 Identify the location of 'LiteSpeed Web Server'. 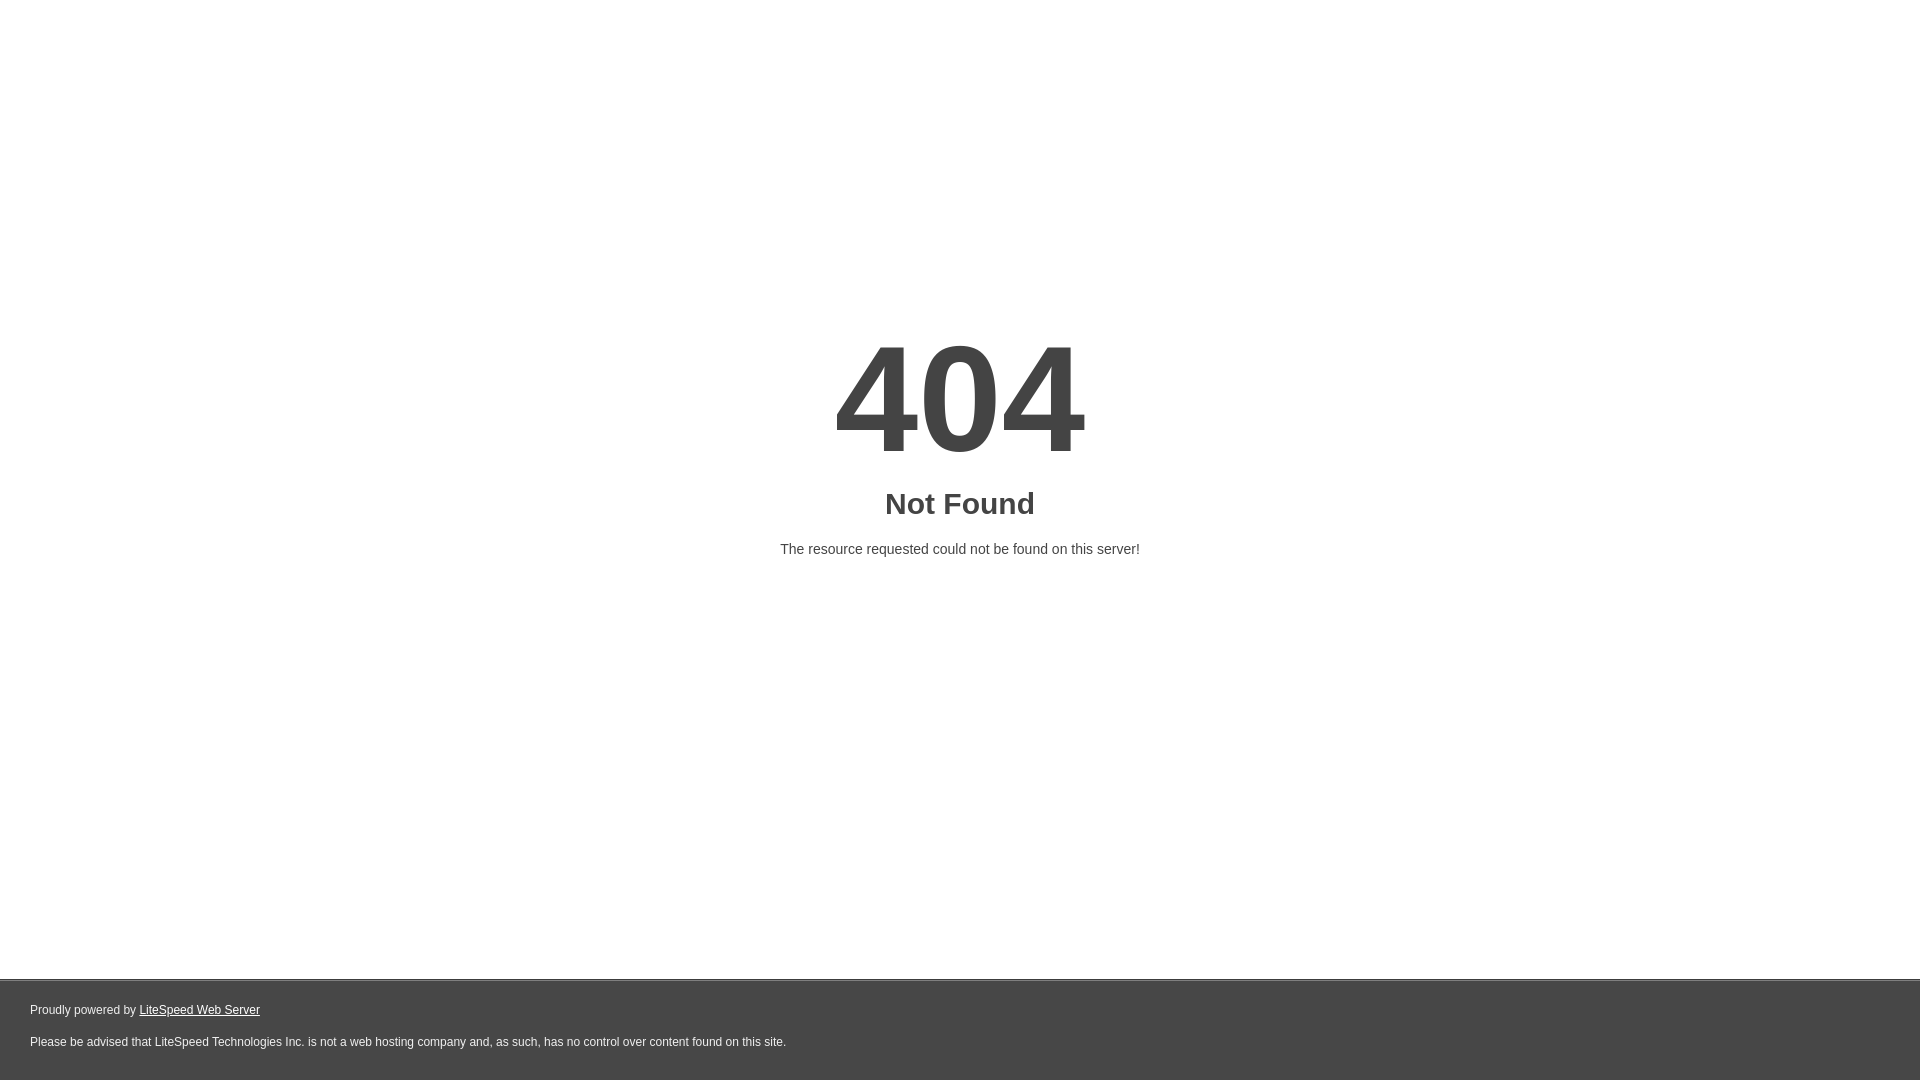
(199, 1010).